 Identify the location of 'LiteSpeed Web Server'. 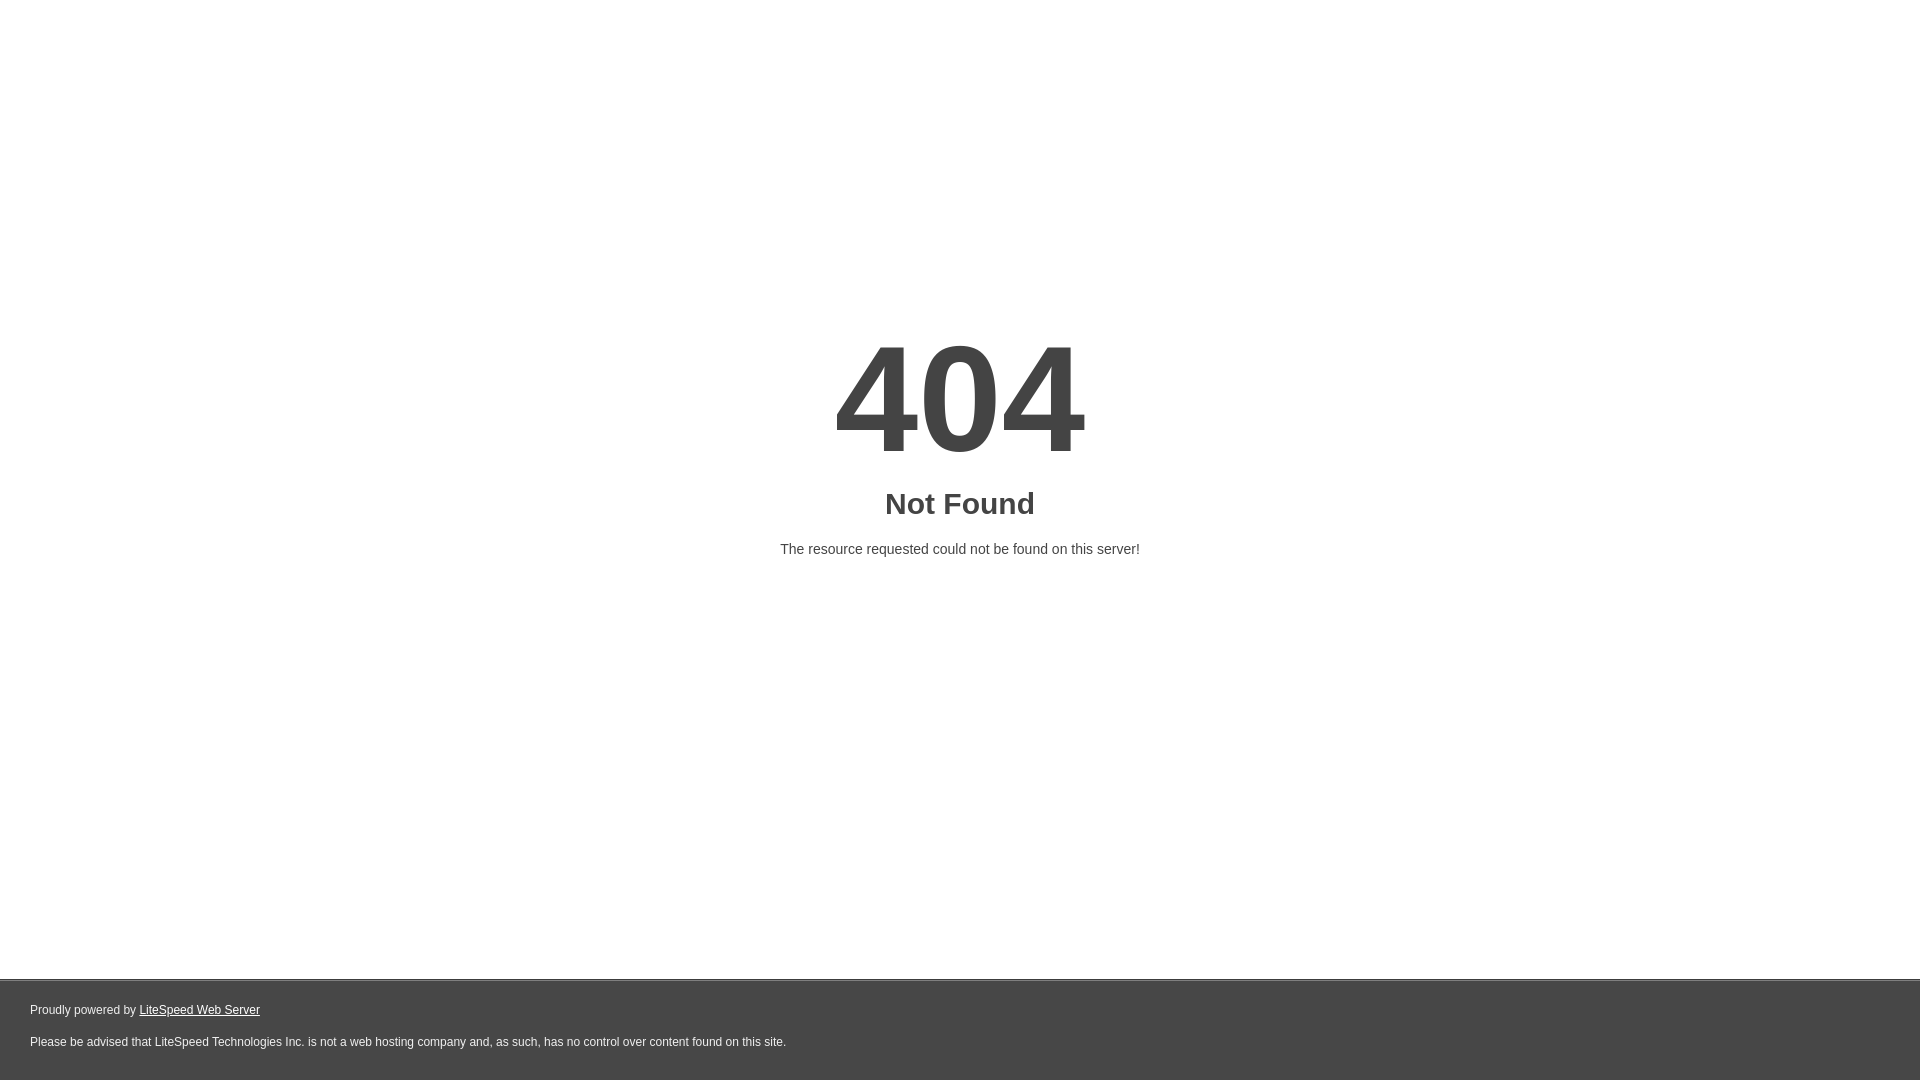
(199, 1010).